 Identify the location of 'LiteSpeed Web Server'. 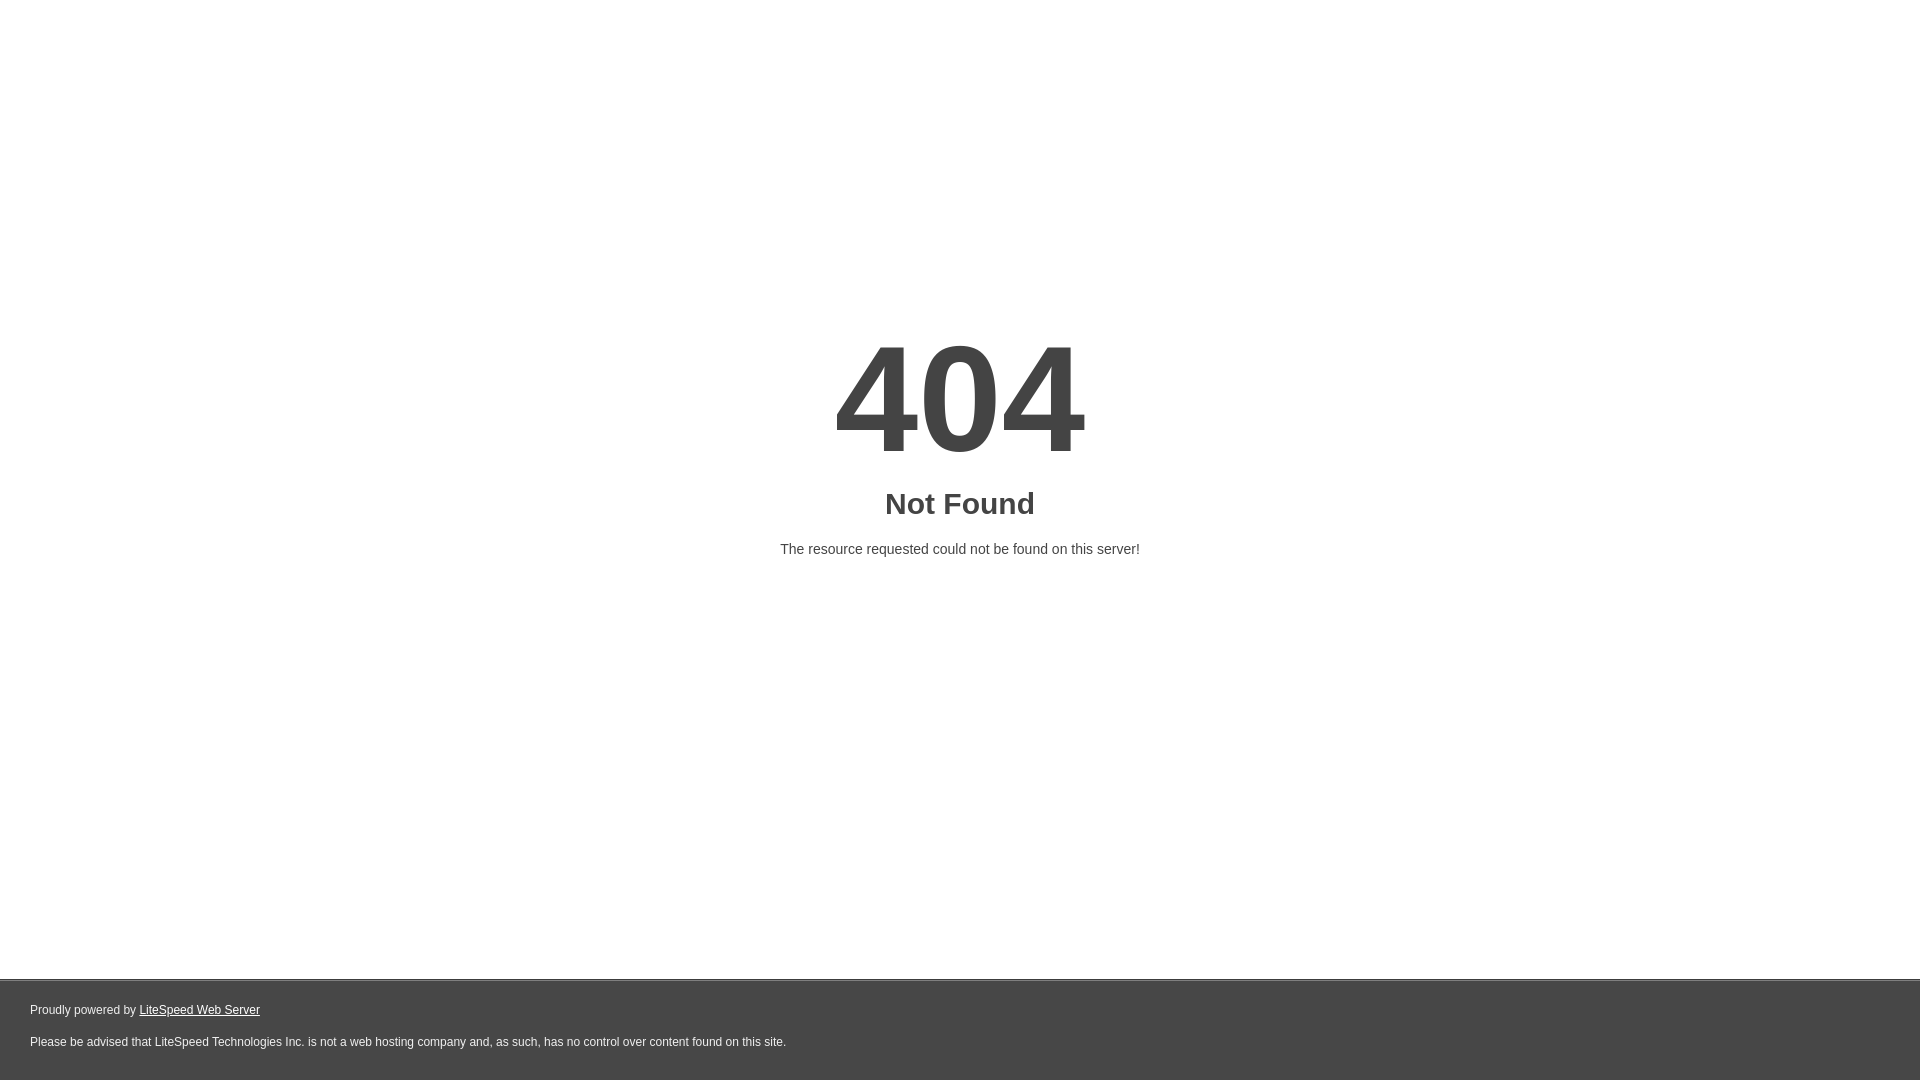
(199, 1010).